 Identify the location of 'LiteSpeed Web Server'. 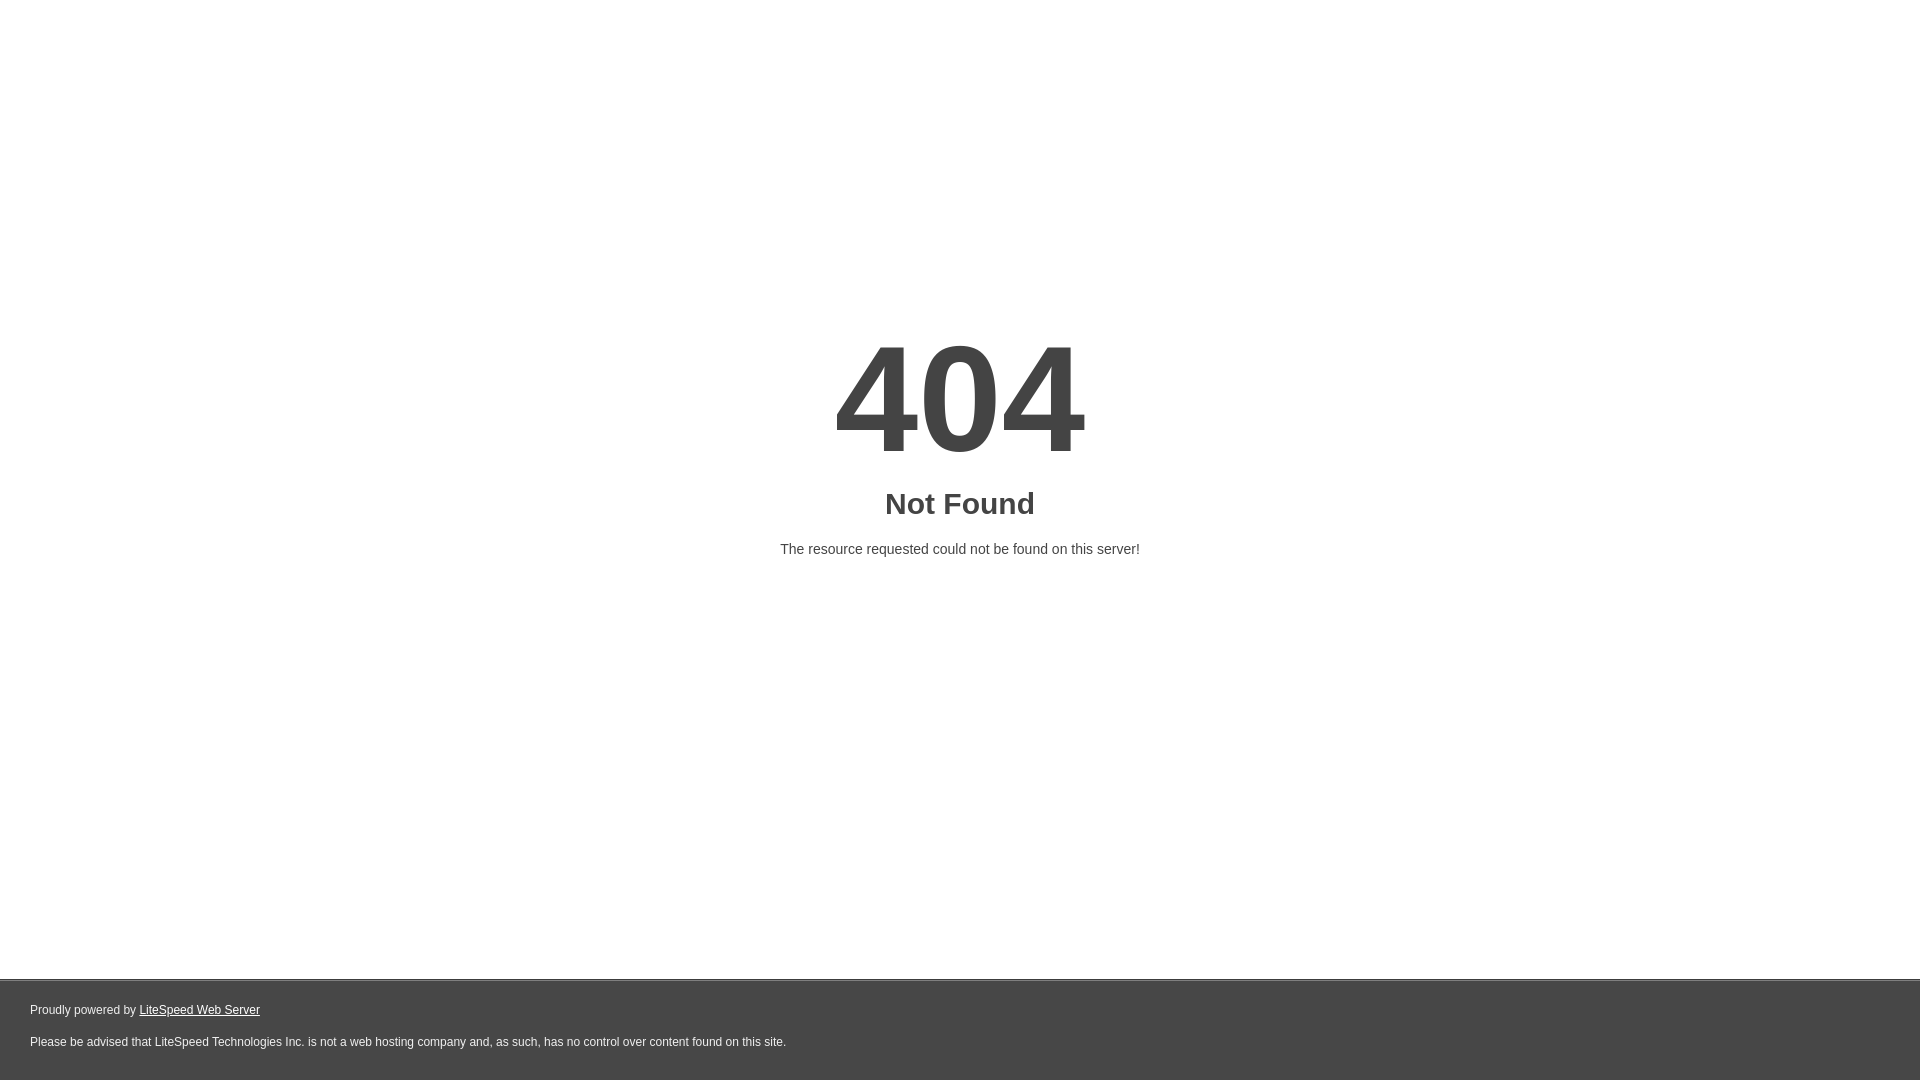
(199, 1010).